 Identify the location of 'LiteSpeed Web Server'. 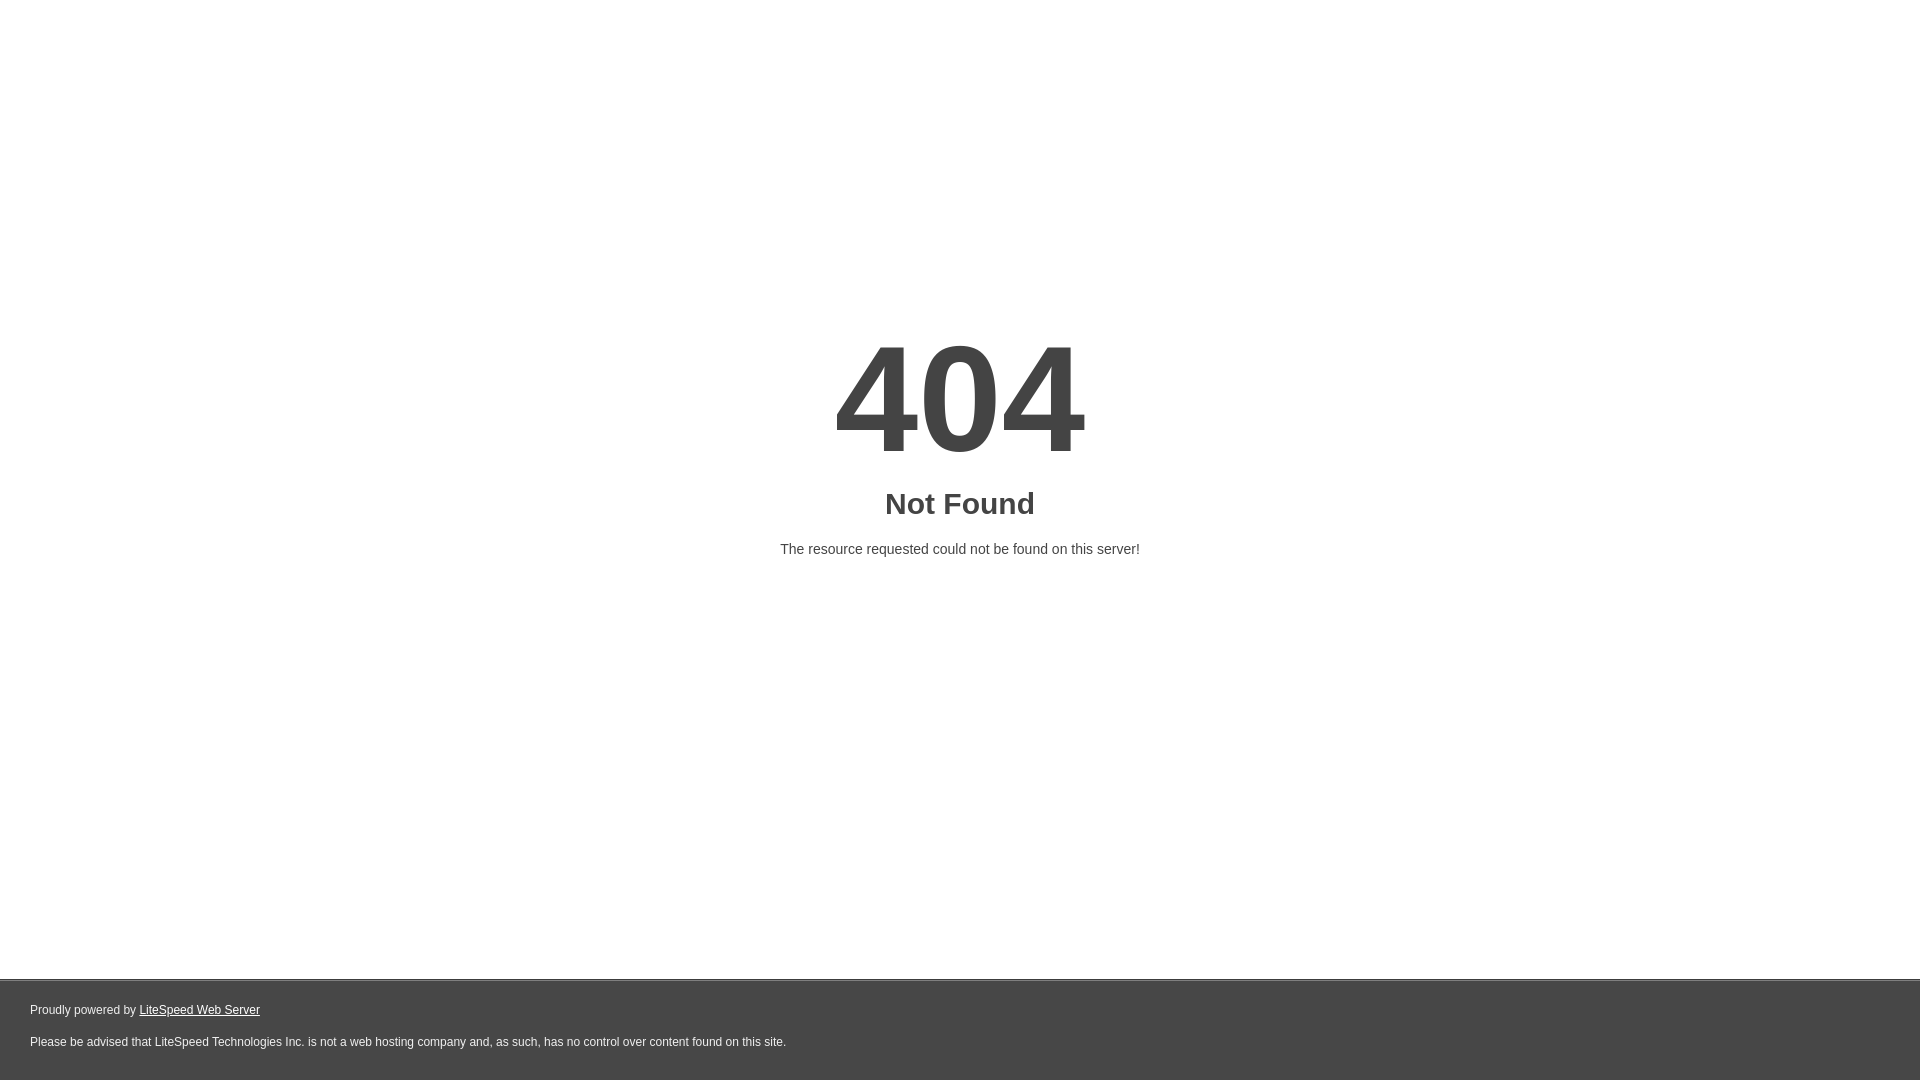
(199, 1010).